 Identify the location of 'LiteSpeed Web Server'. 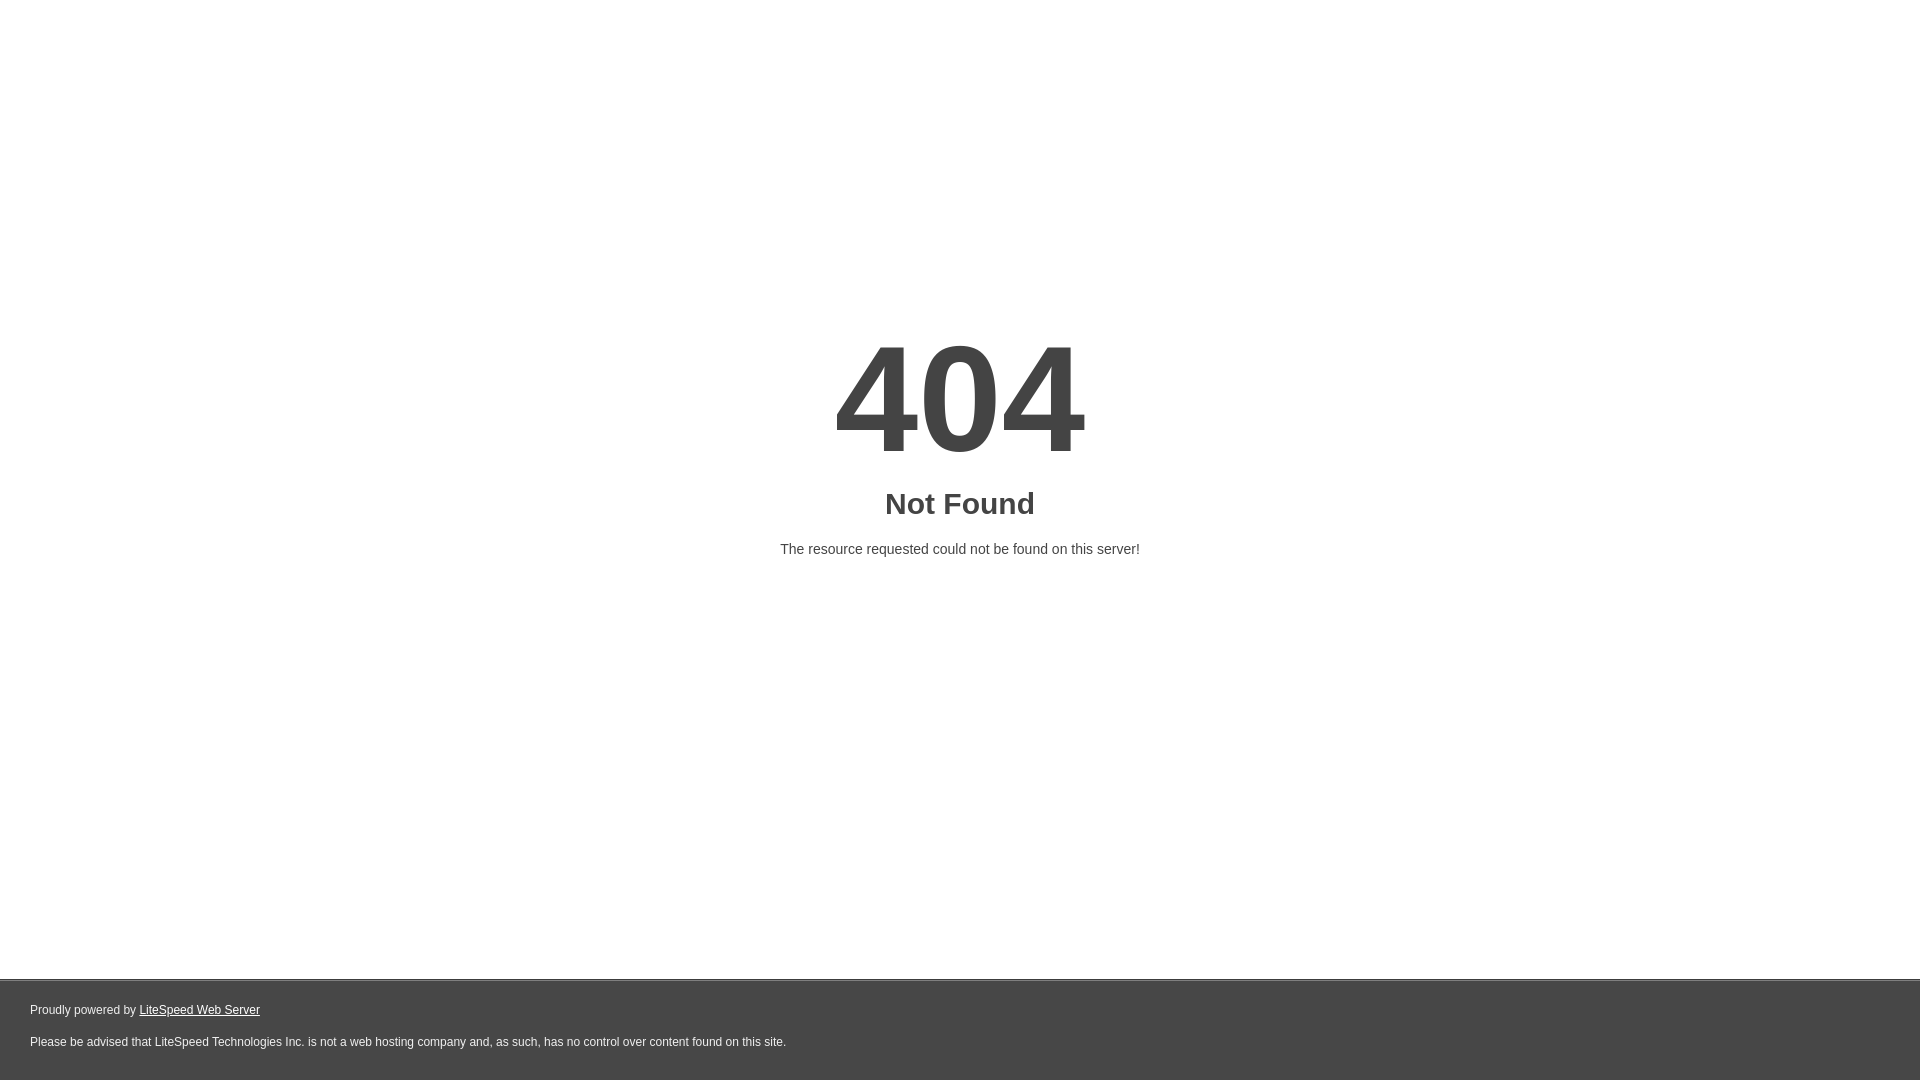
(199, 1010).